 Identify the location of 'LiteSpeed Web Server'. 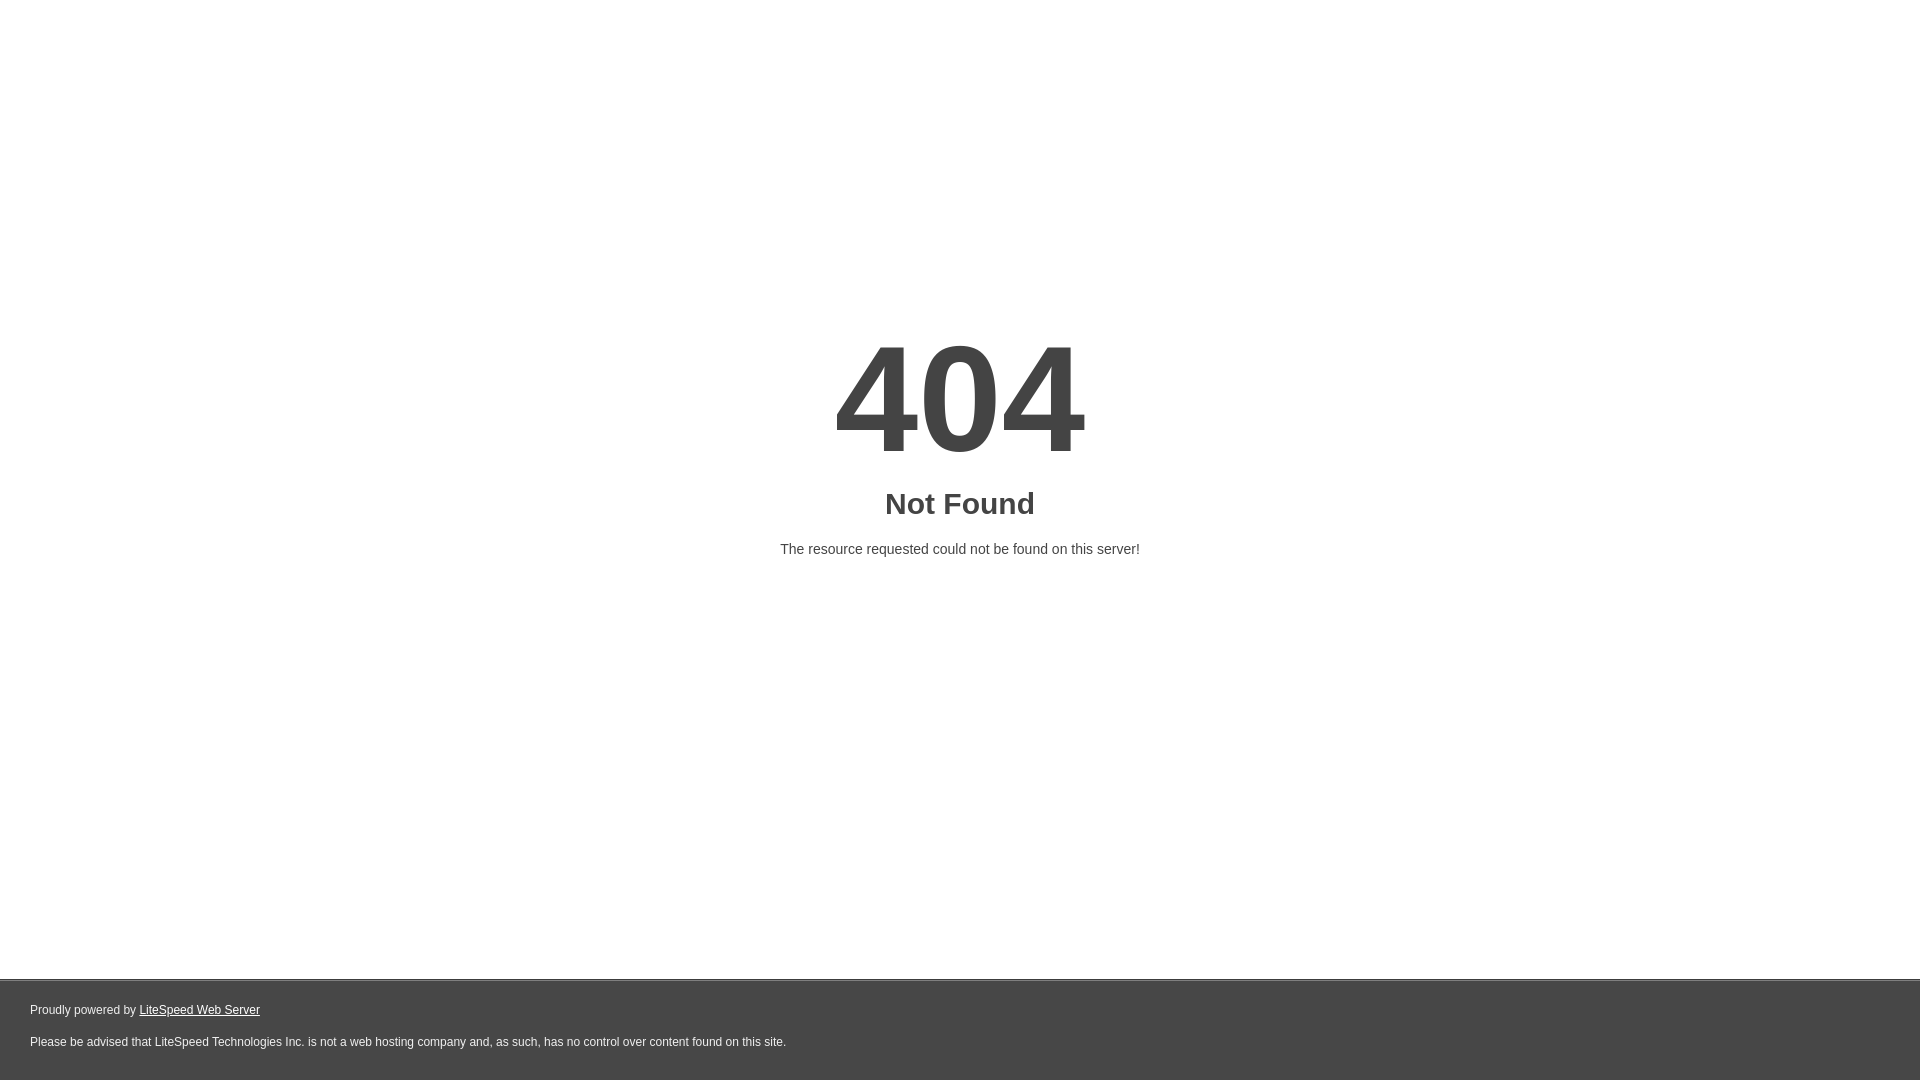
(199, 1010).